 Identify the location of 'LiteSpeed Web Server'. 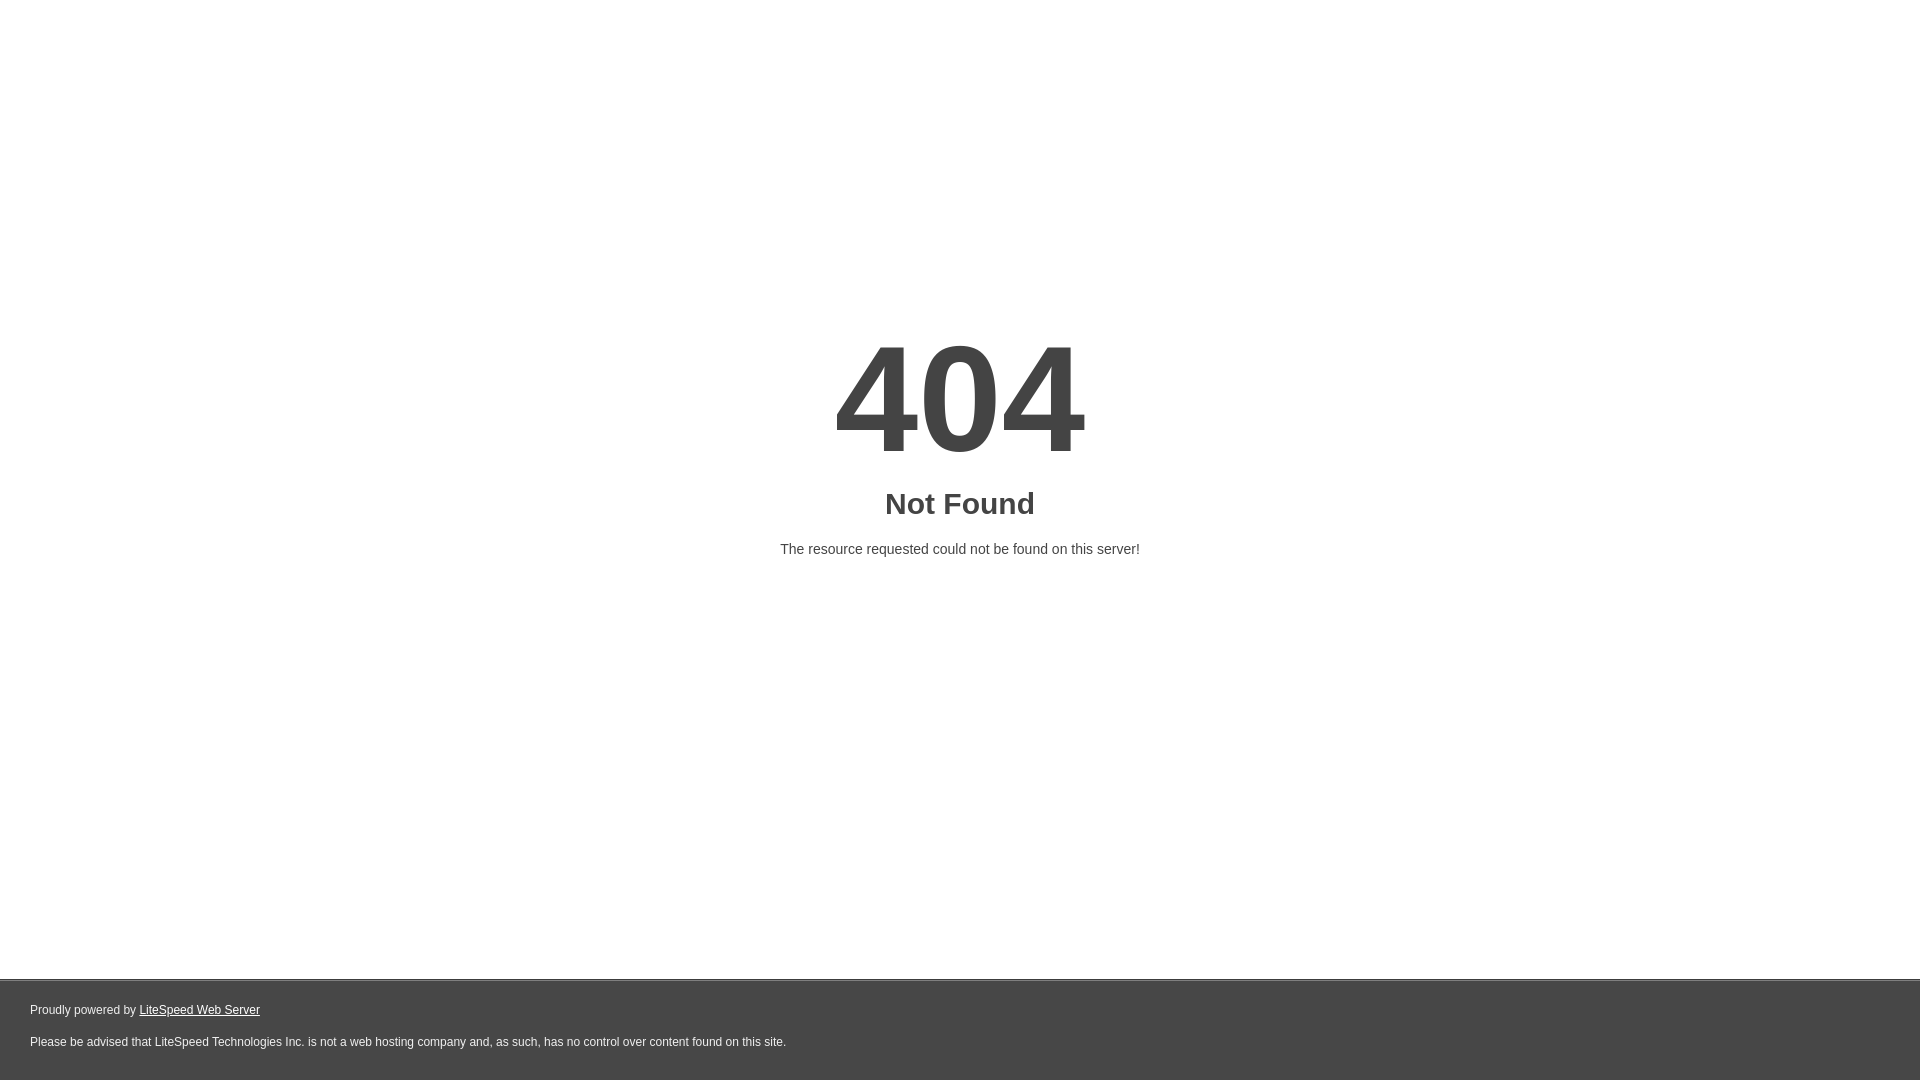
(199, 1010).